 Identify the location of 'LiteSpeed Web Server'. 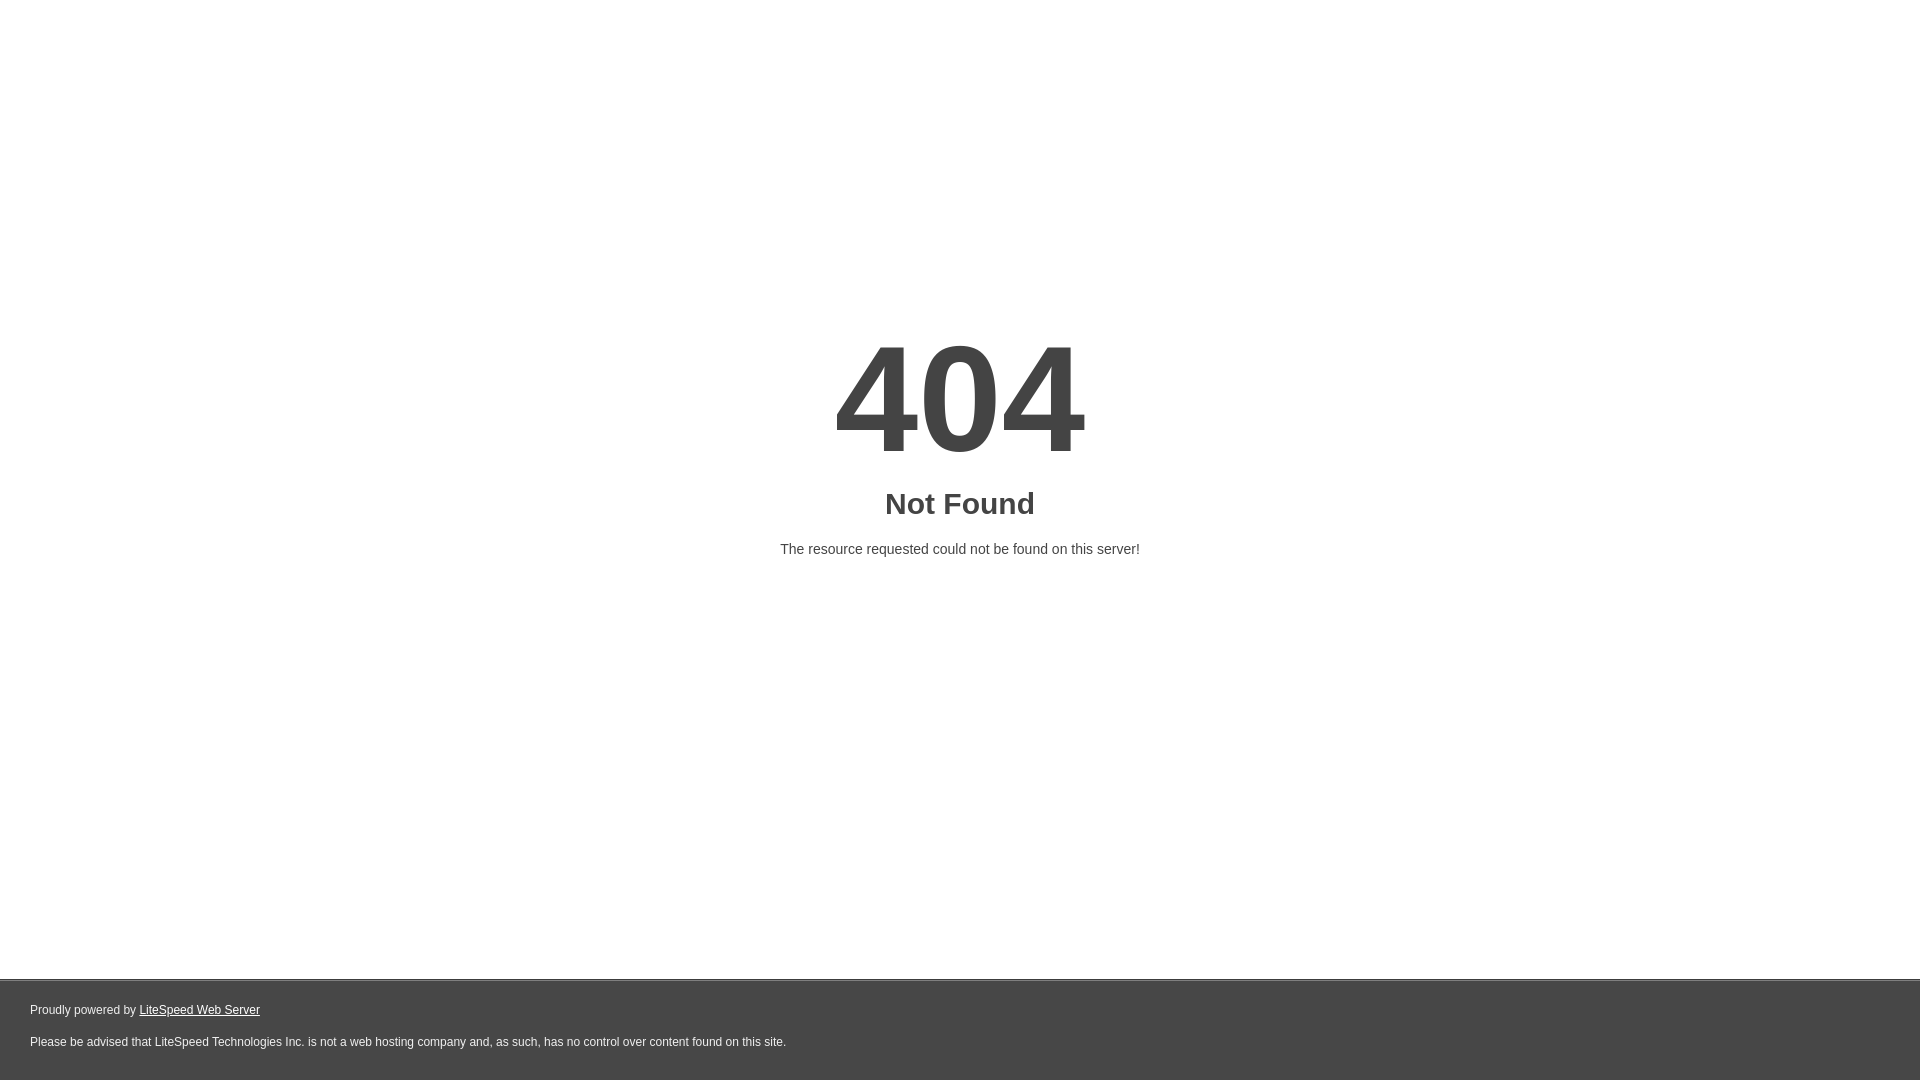
(199, 1010).